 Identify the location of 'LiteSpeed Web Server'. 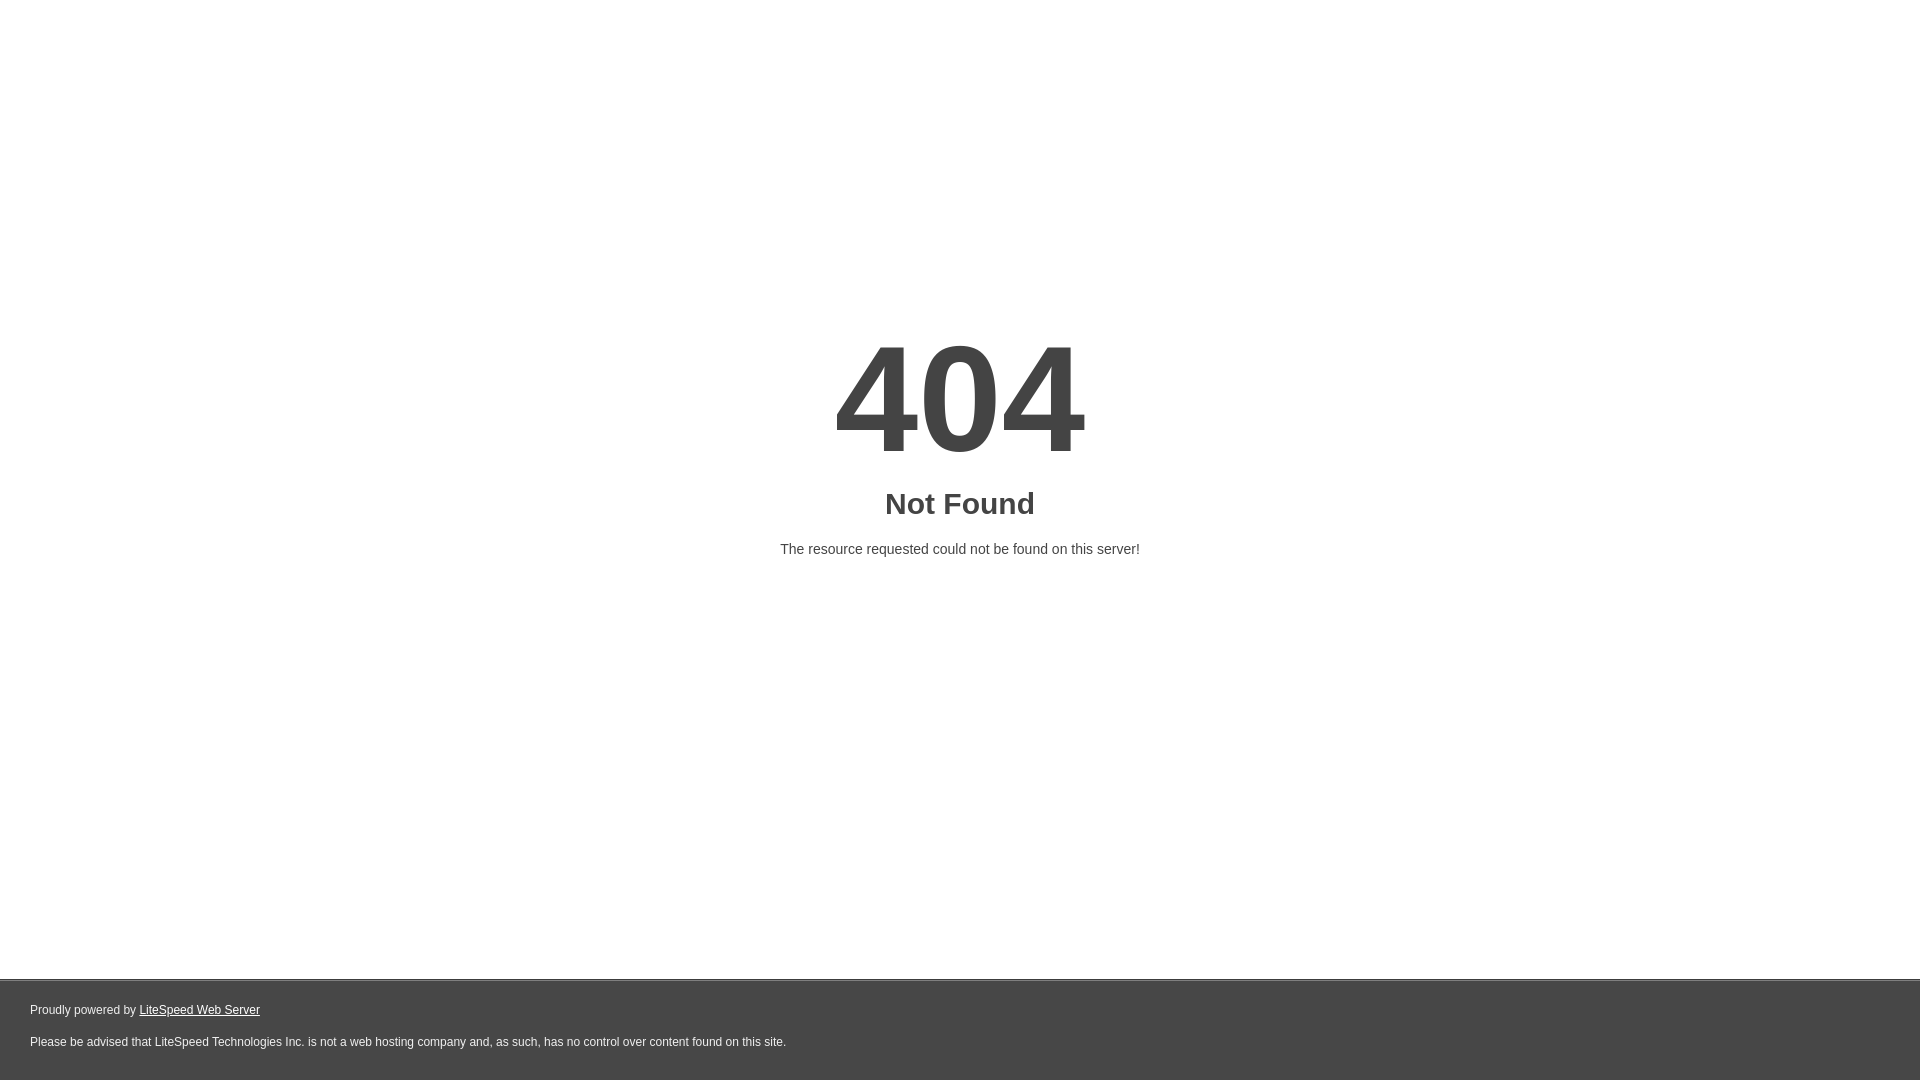
(199, 1010).